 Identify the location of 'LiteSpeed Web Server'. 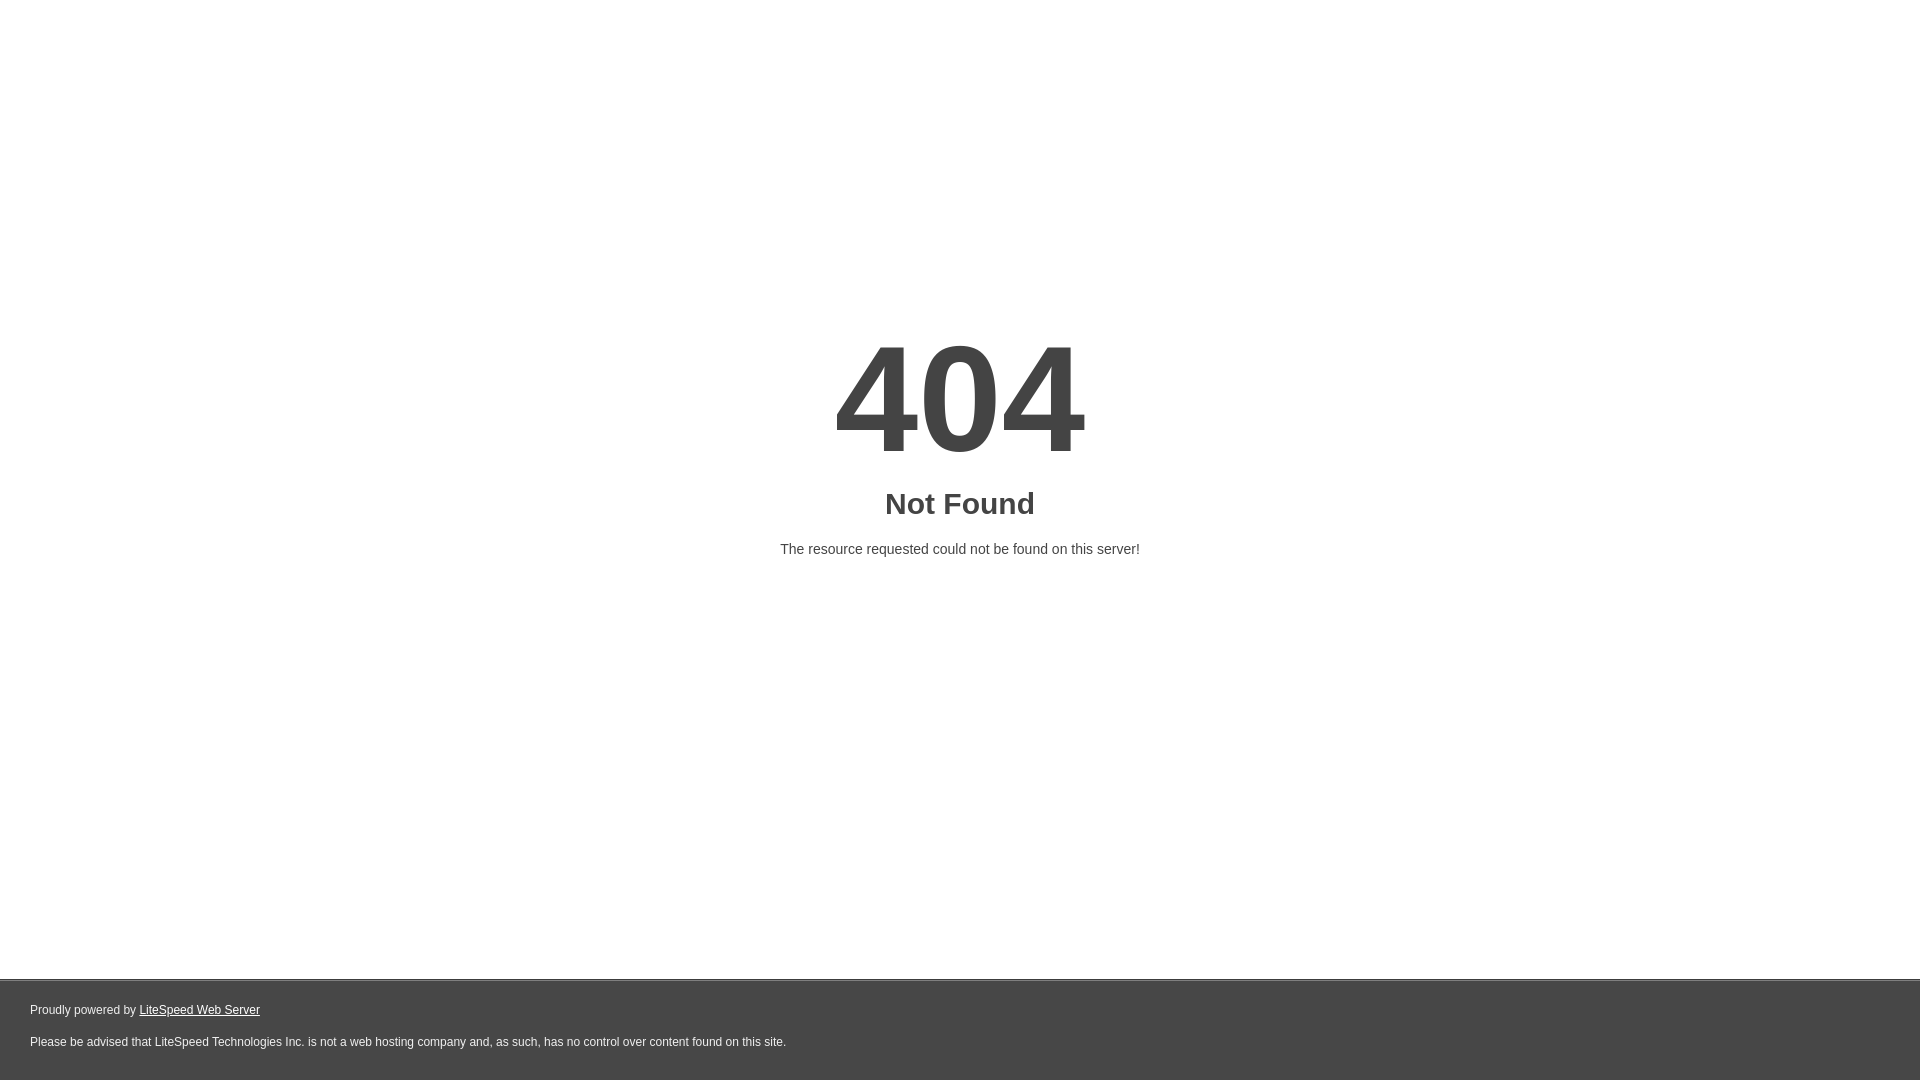
(199, 1010).